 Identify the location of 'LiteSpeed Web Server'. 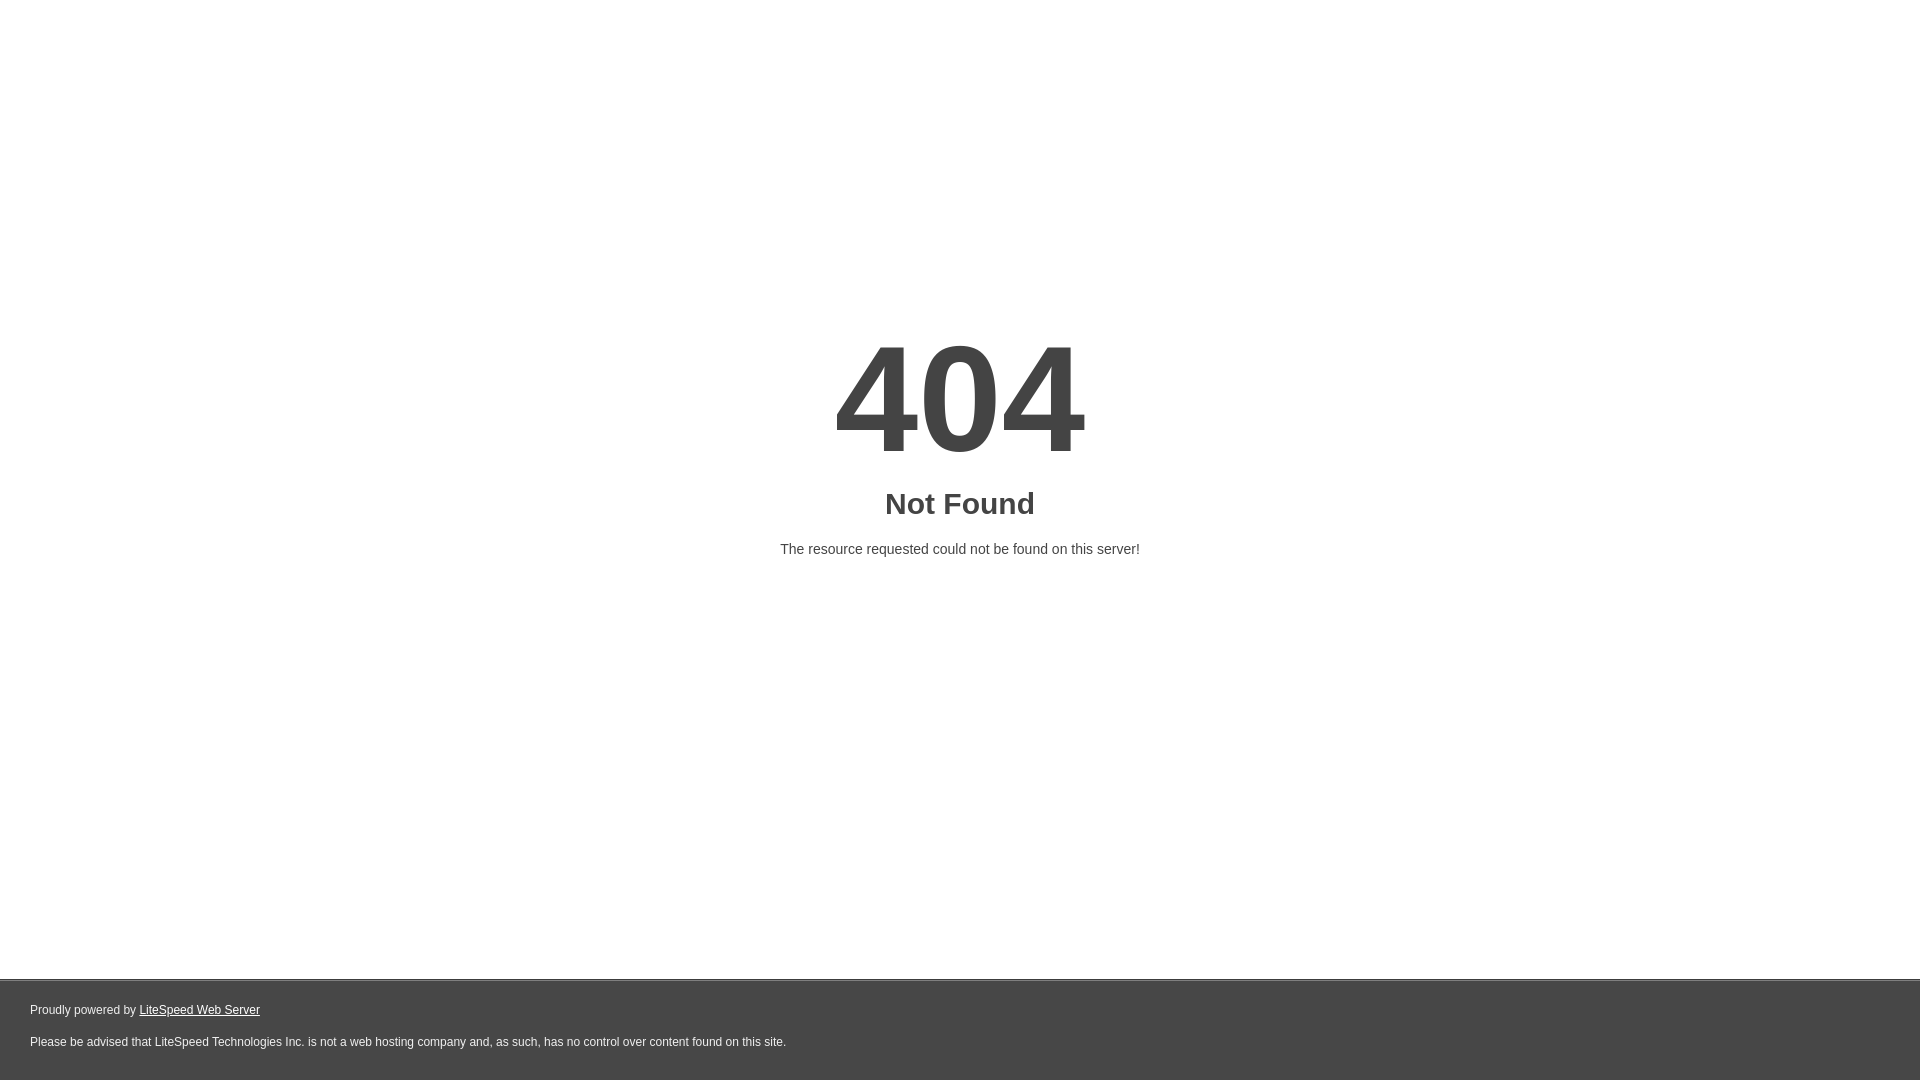
(199, 1010).